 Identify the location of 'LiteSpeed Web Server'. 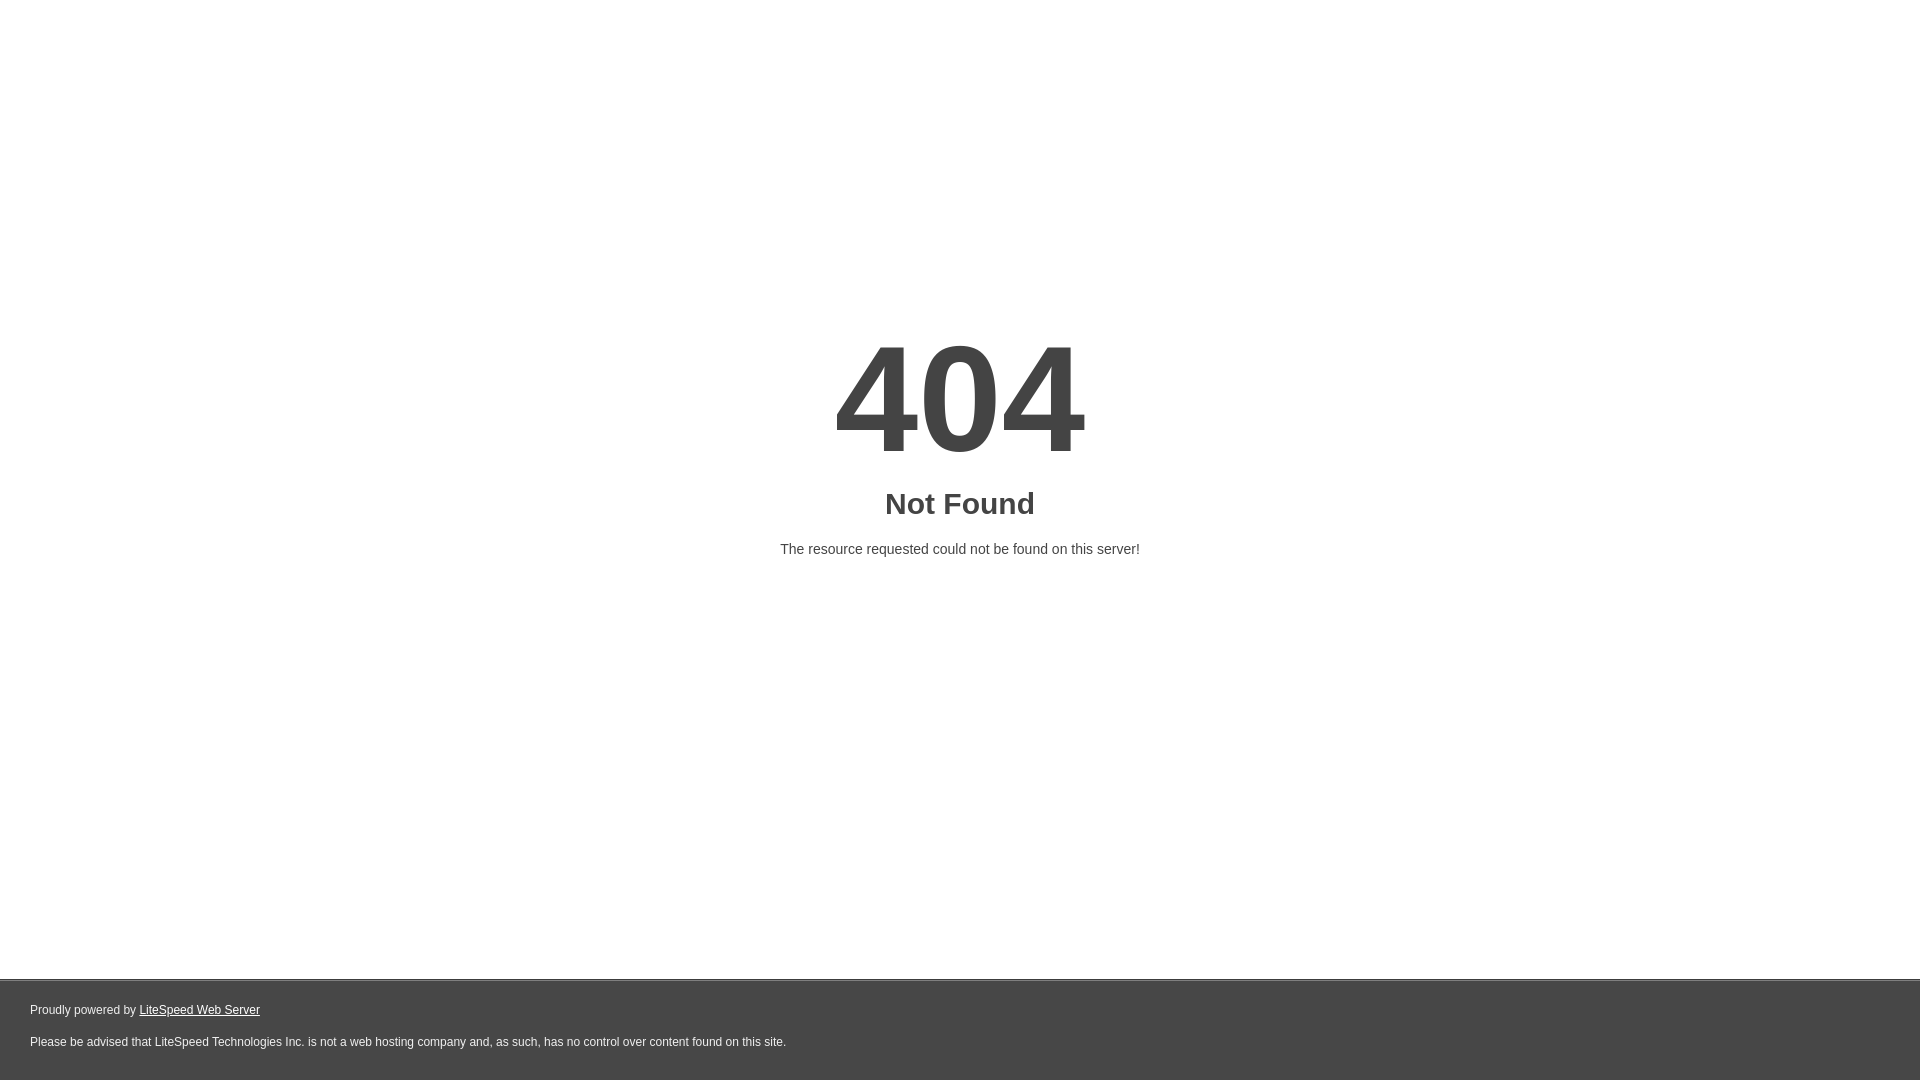
(199, 1010).